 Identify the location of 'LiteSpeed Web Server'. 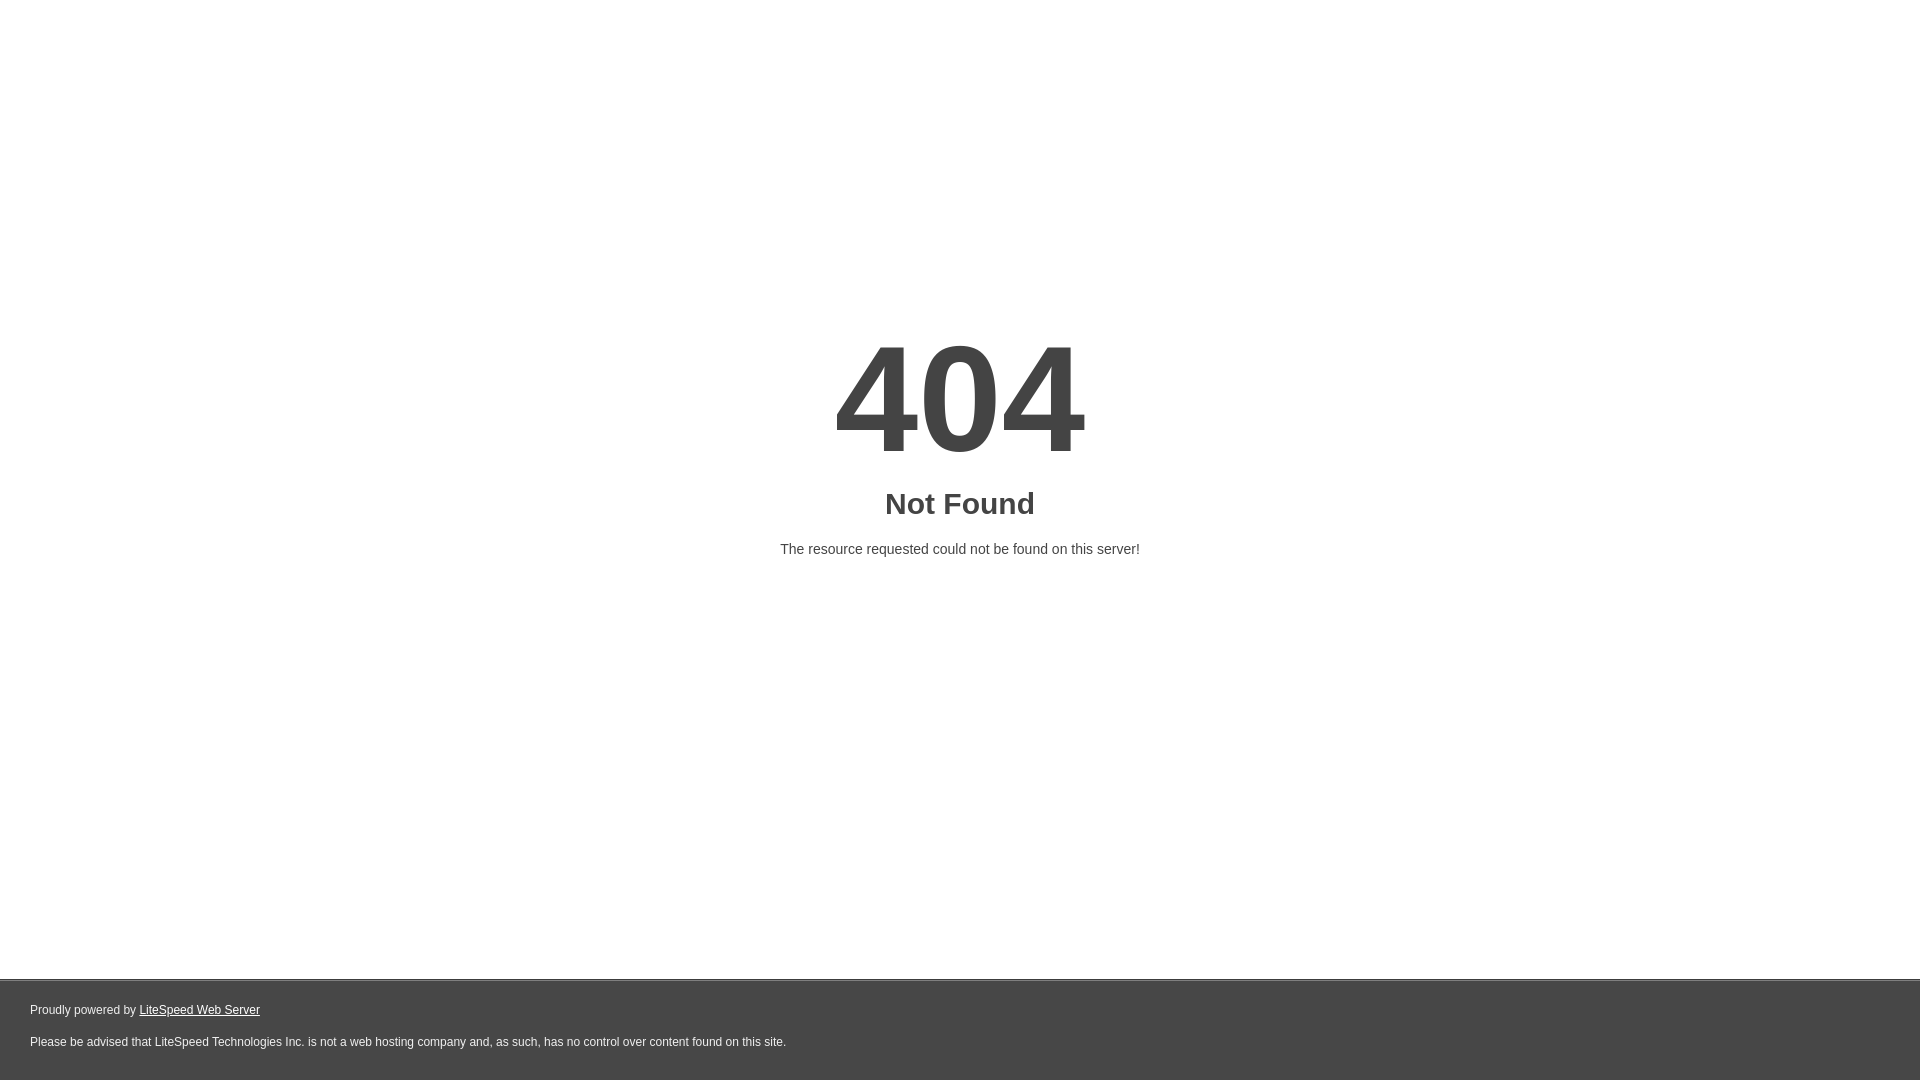
(199, 1010).